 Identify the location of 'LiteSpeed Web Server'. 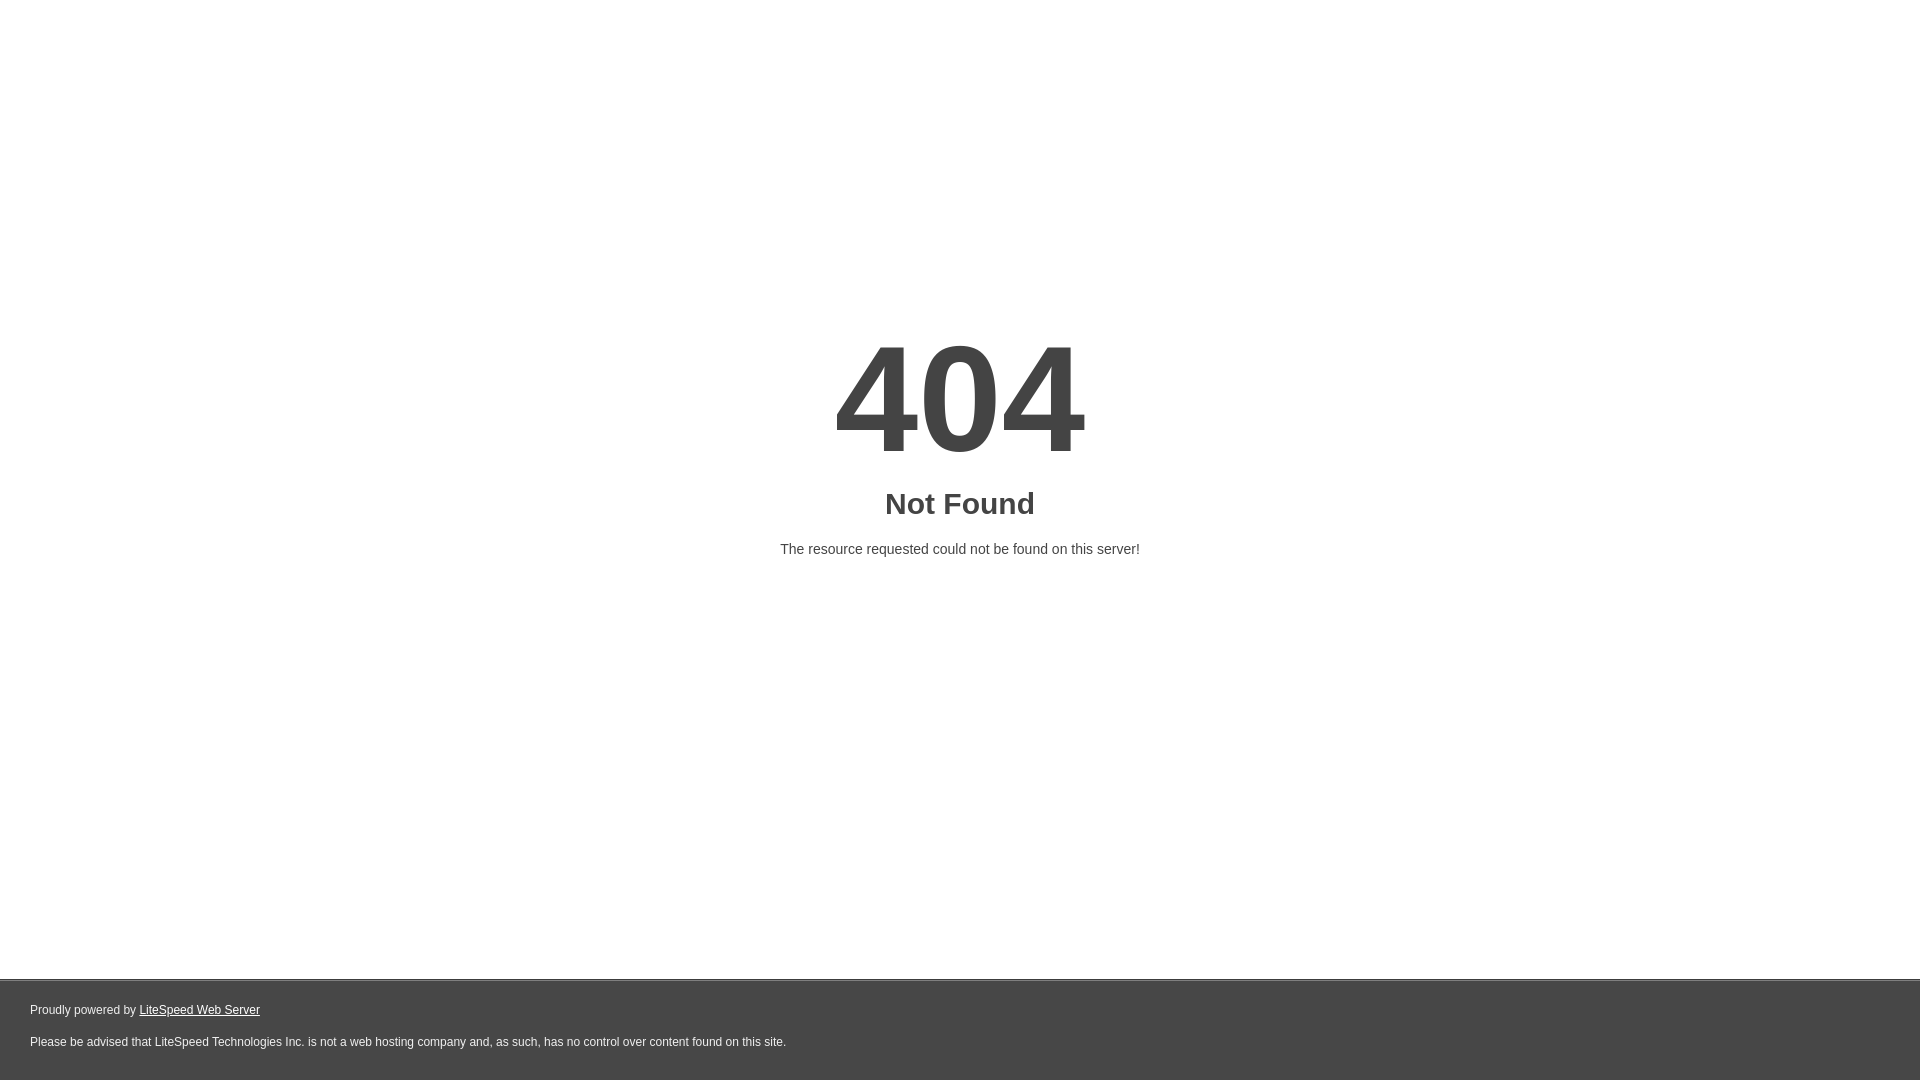
(199, 1010).